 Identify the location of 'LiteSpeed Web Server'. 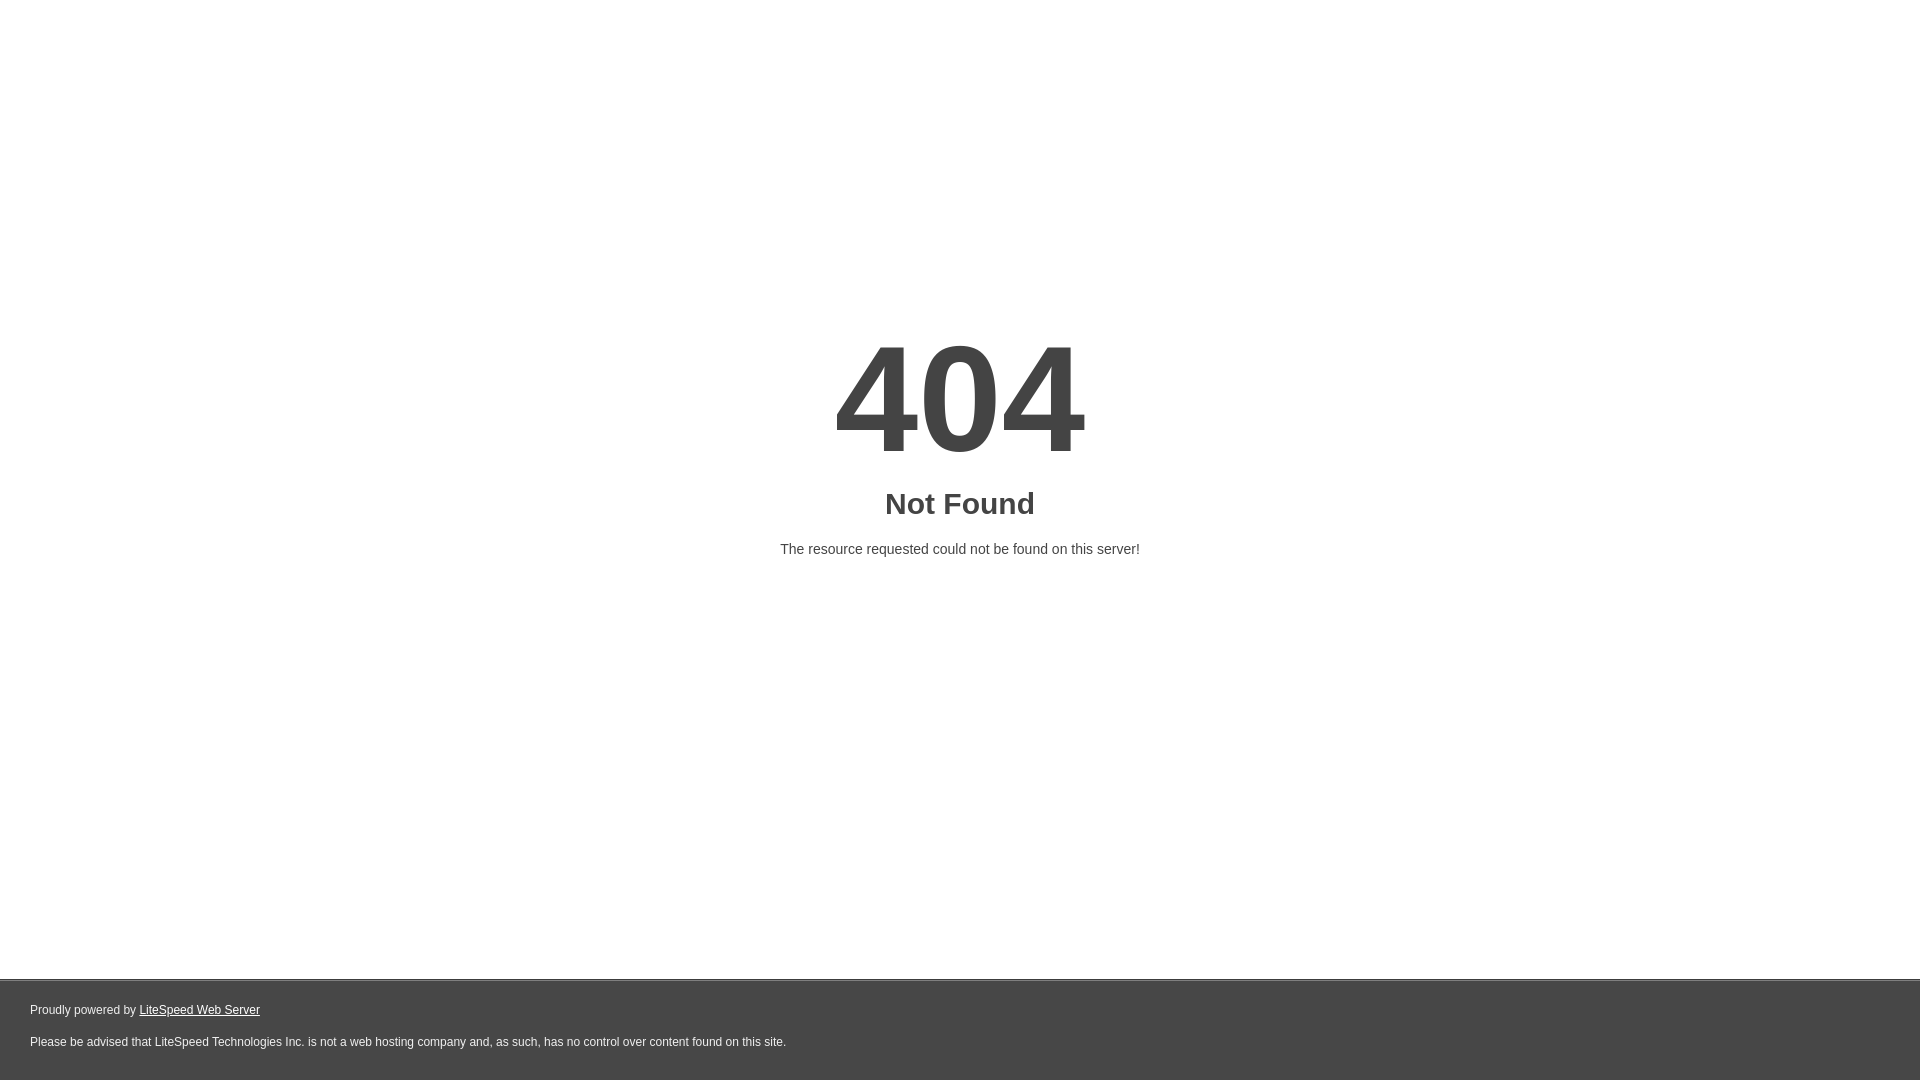
(199, 1010).